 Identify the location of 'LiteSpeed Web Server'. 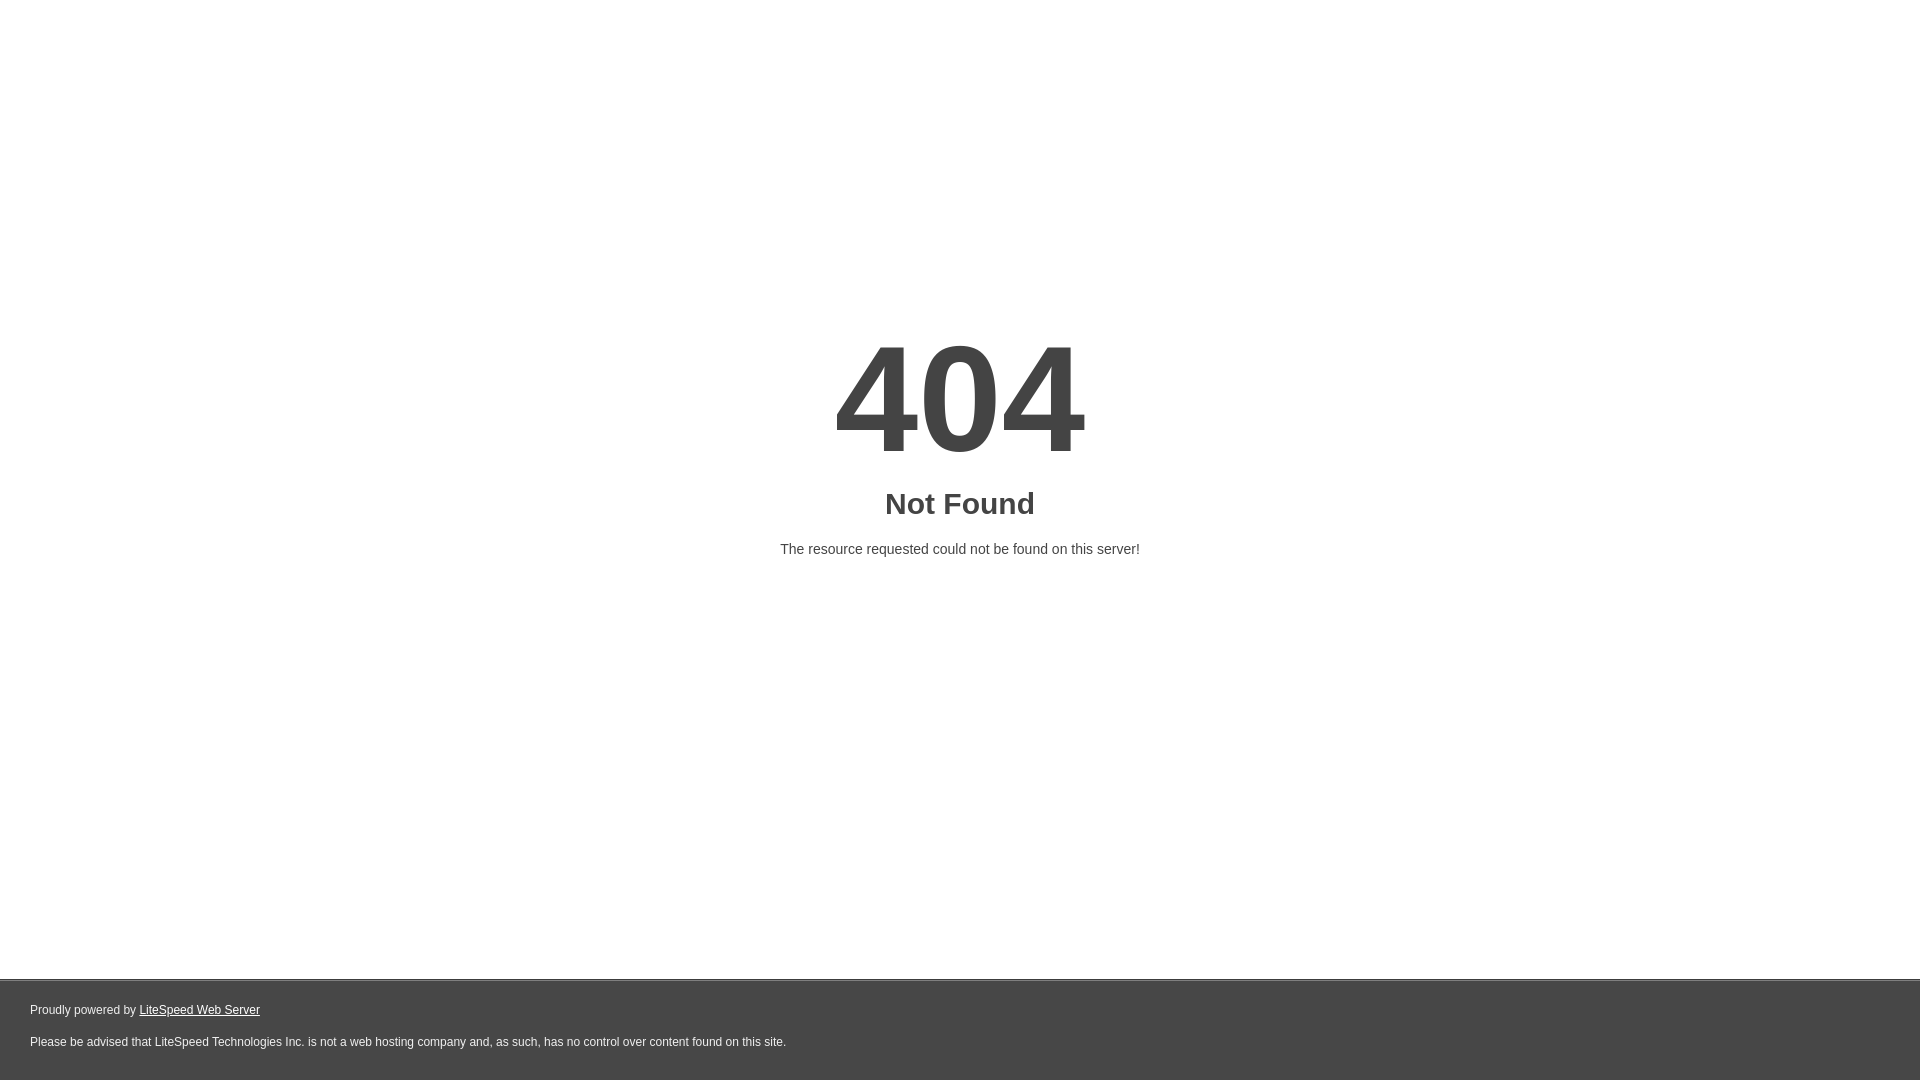
(199, 1010).